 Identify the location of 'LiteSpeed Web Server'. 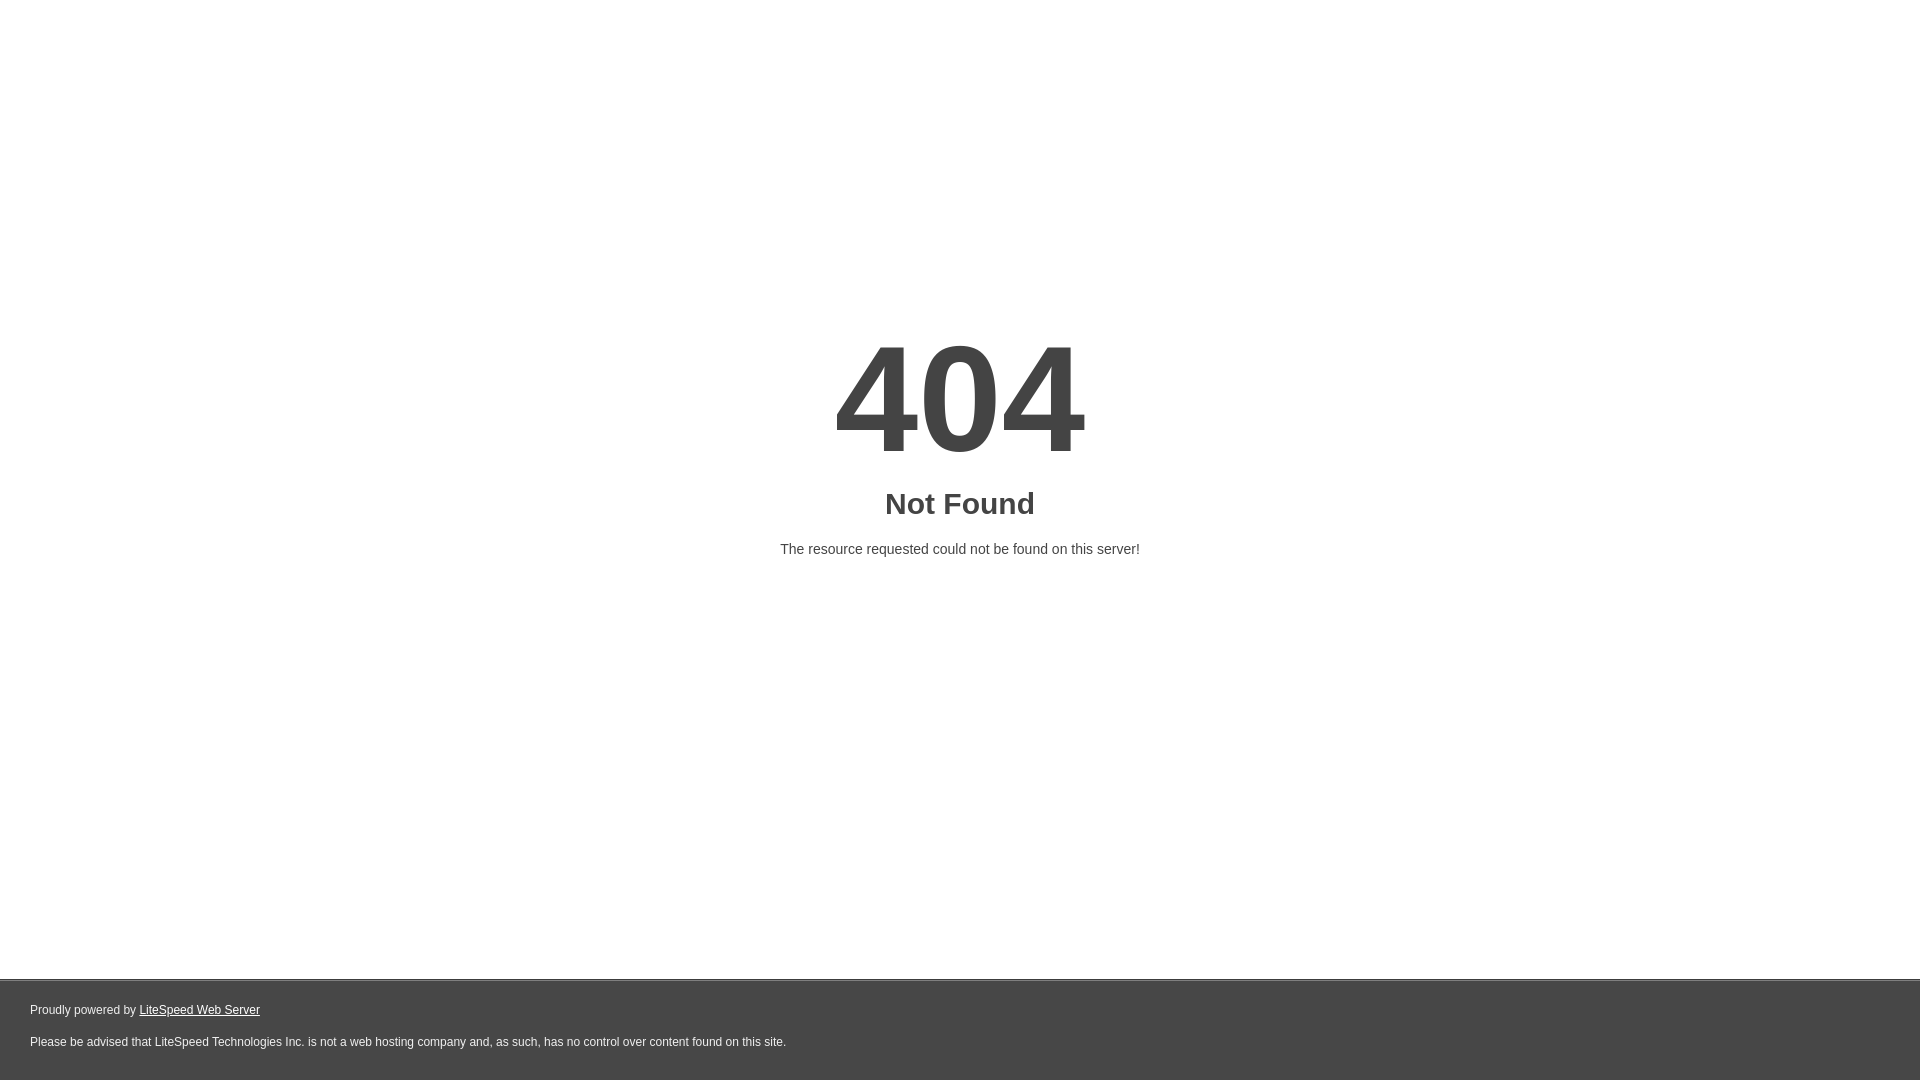
(199, 1010).